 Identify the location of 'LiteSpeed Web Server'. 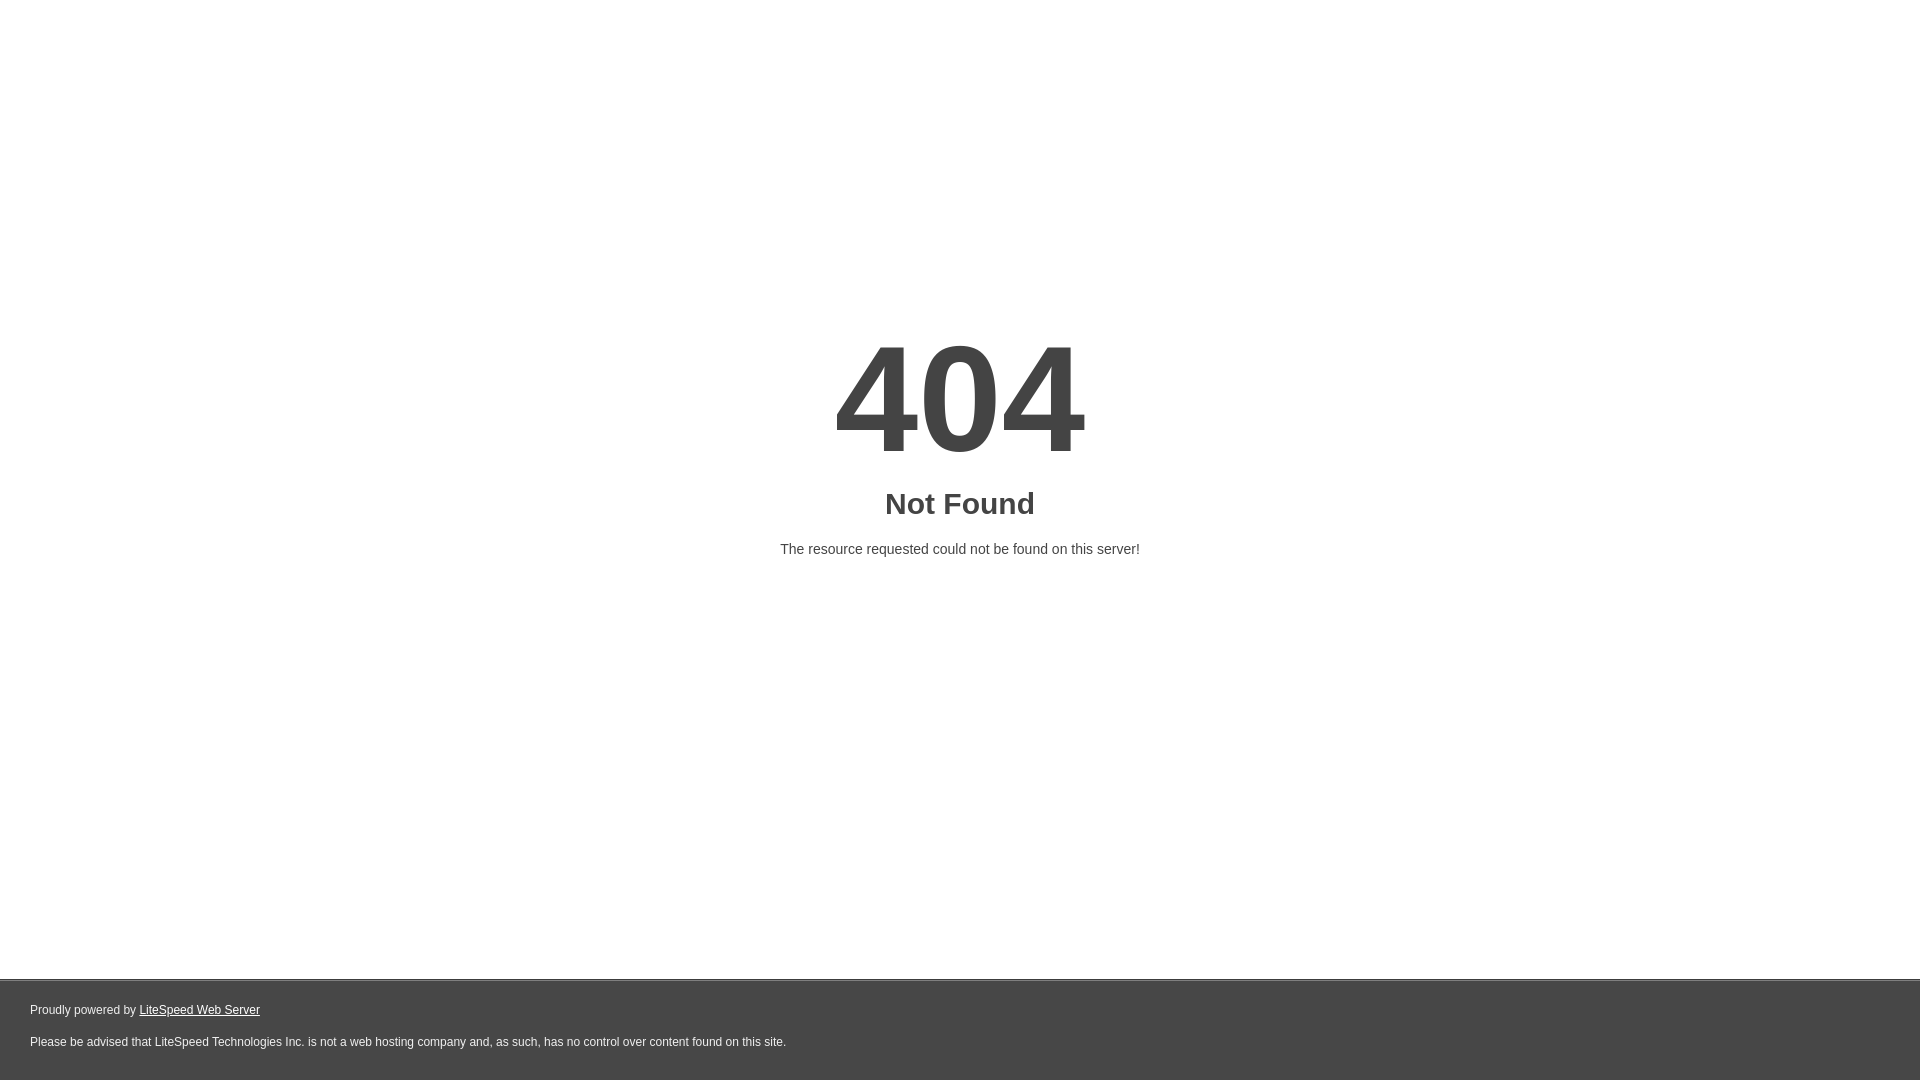
(199, 1010).